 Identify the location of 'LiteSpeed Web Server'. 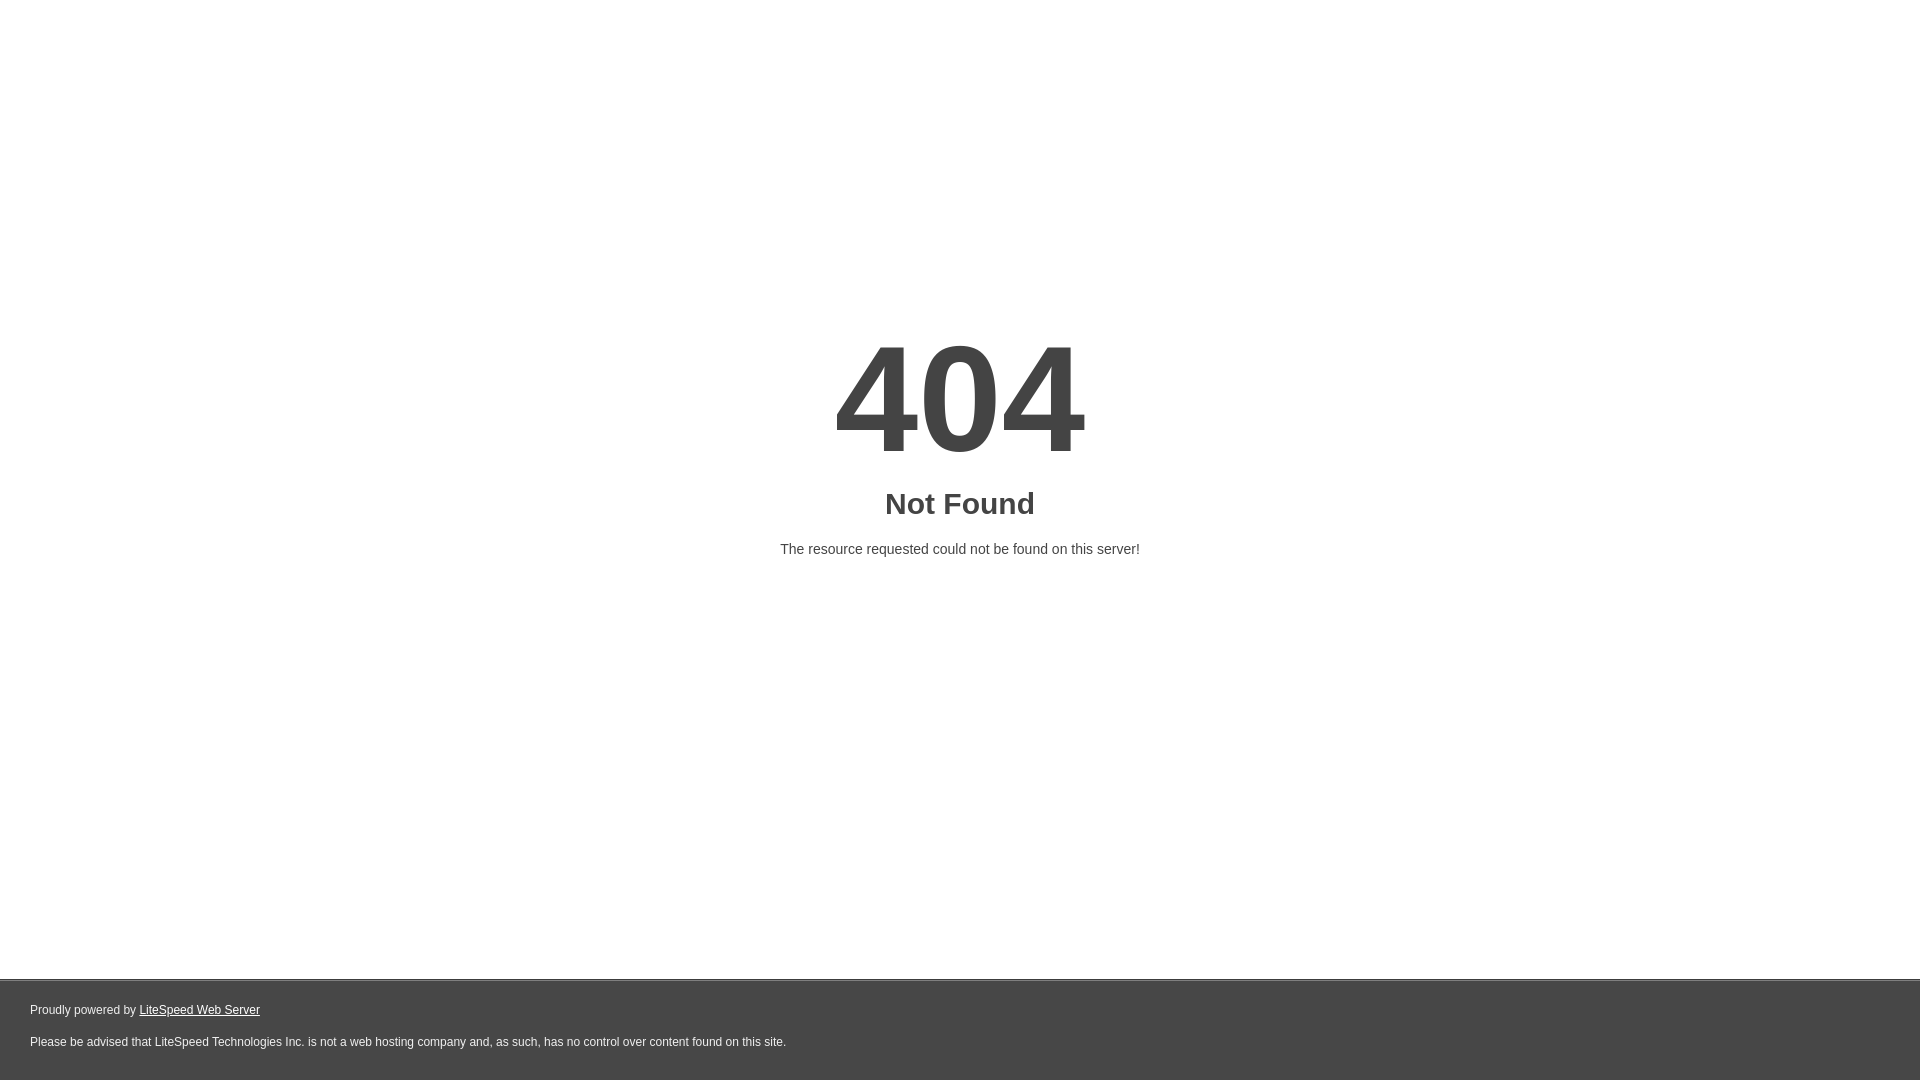
(199, 1010).